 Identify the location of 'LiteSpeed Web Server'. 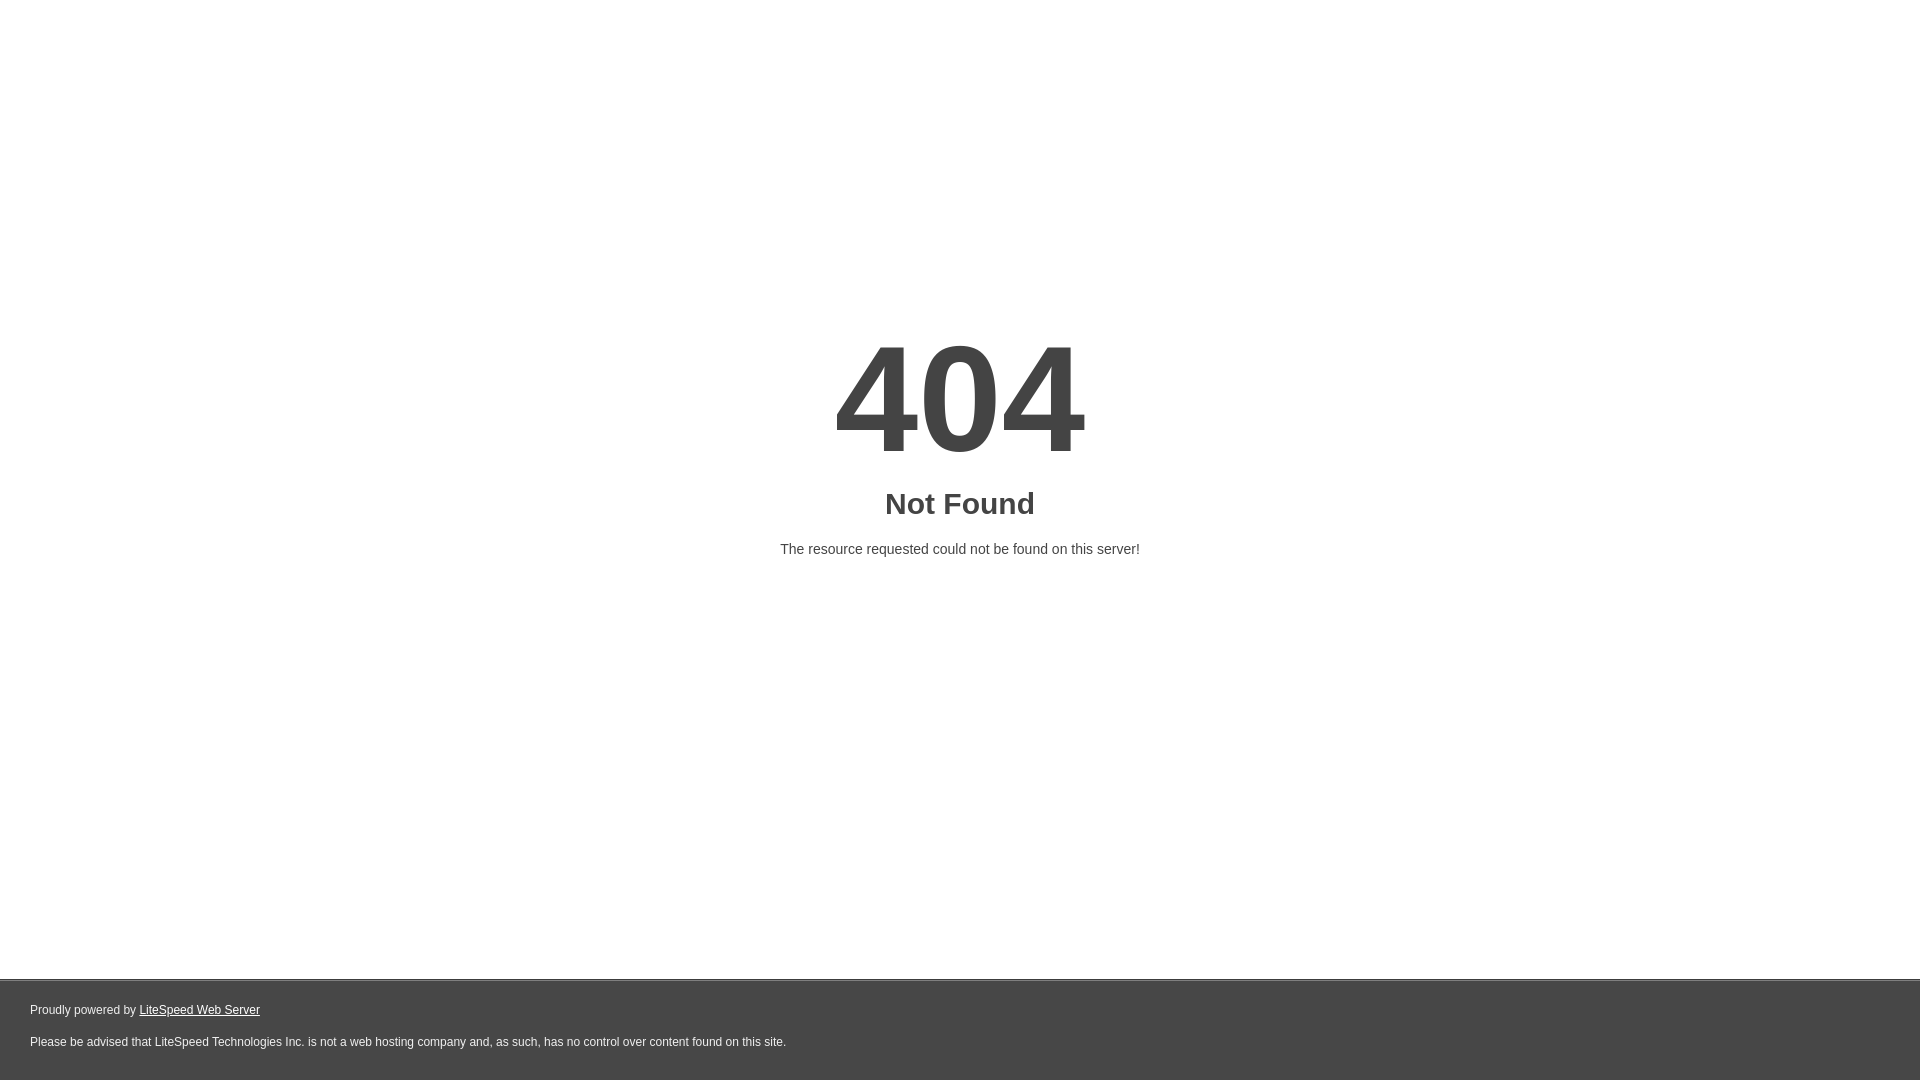
(199, 1010).